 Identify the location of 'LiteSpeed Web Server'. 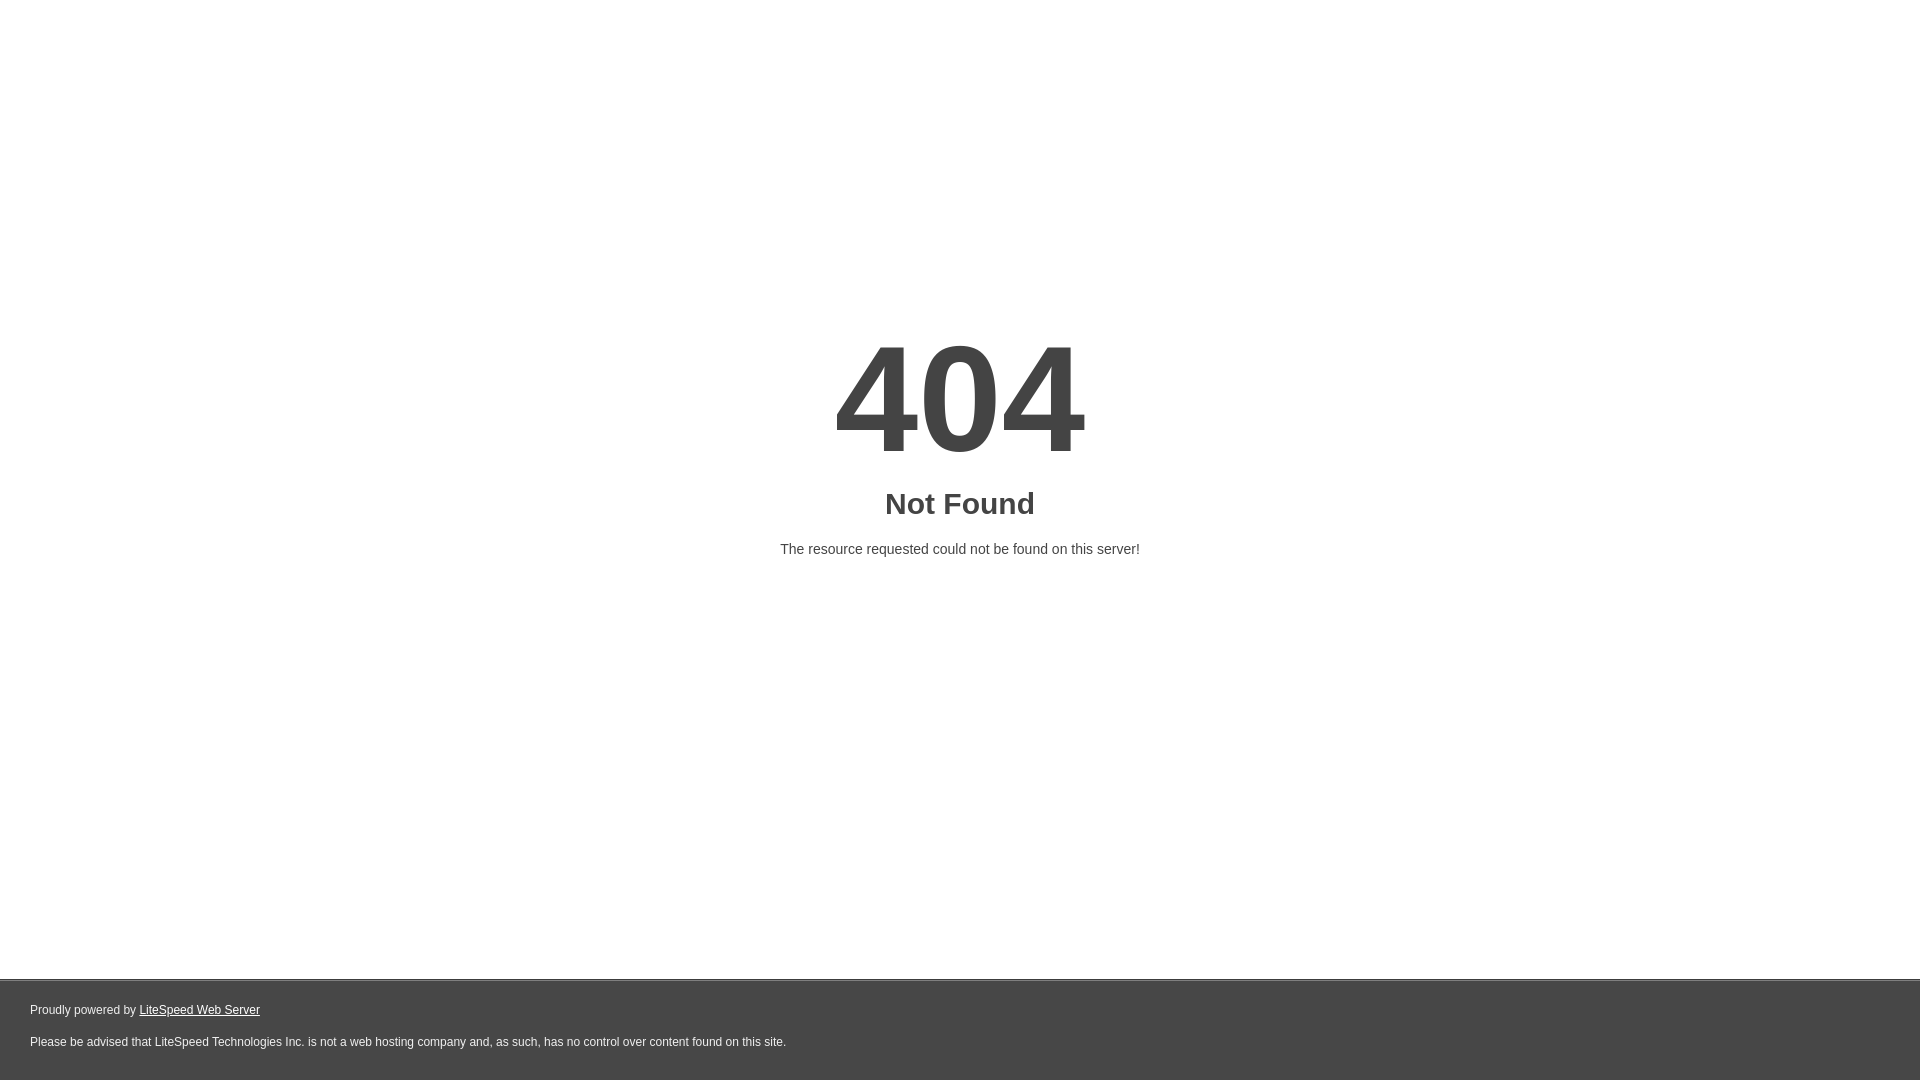
(199, 1010).